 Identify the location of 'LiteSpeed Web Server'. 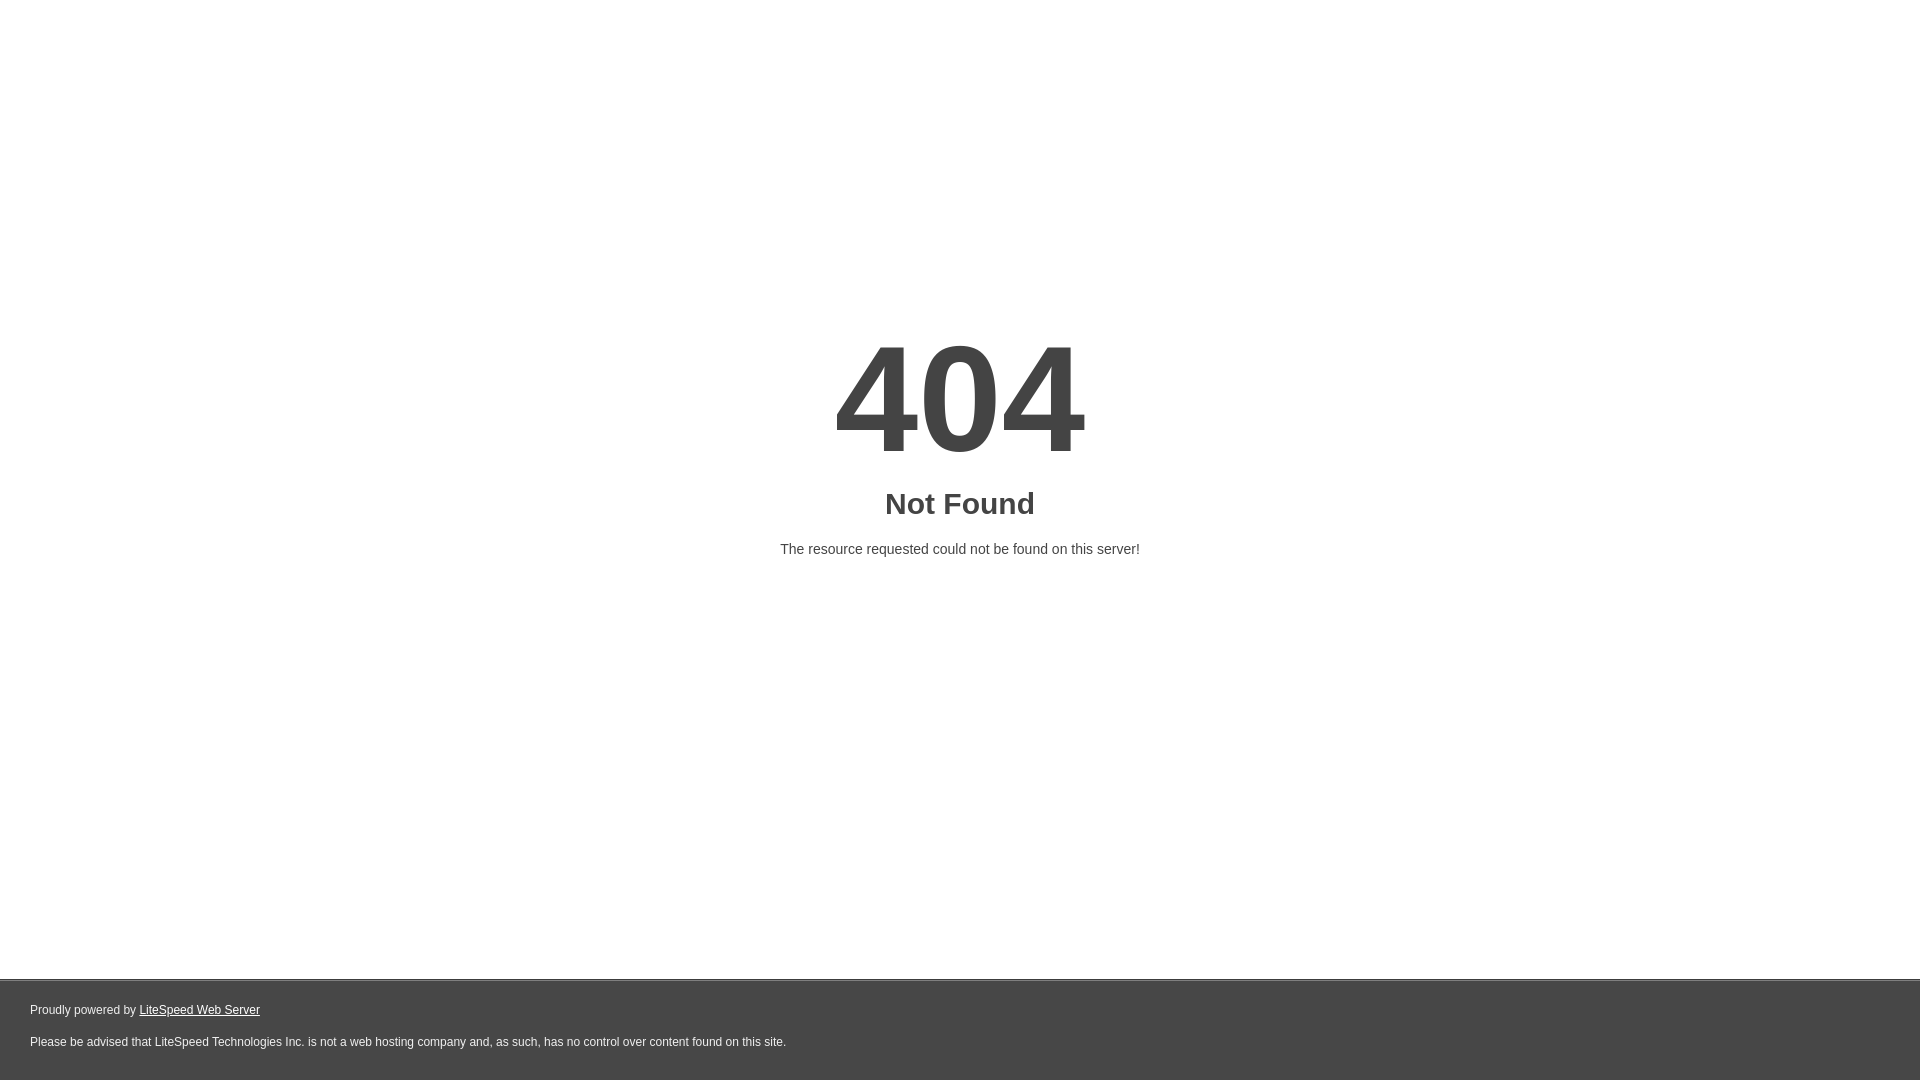
(199, 1010).